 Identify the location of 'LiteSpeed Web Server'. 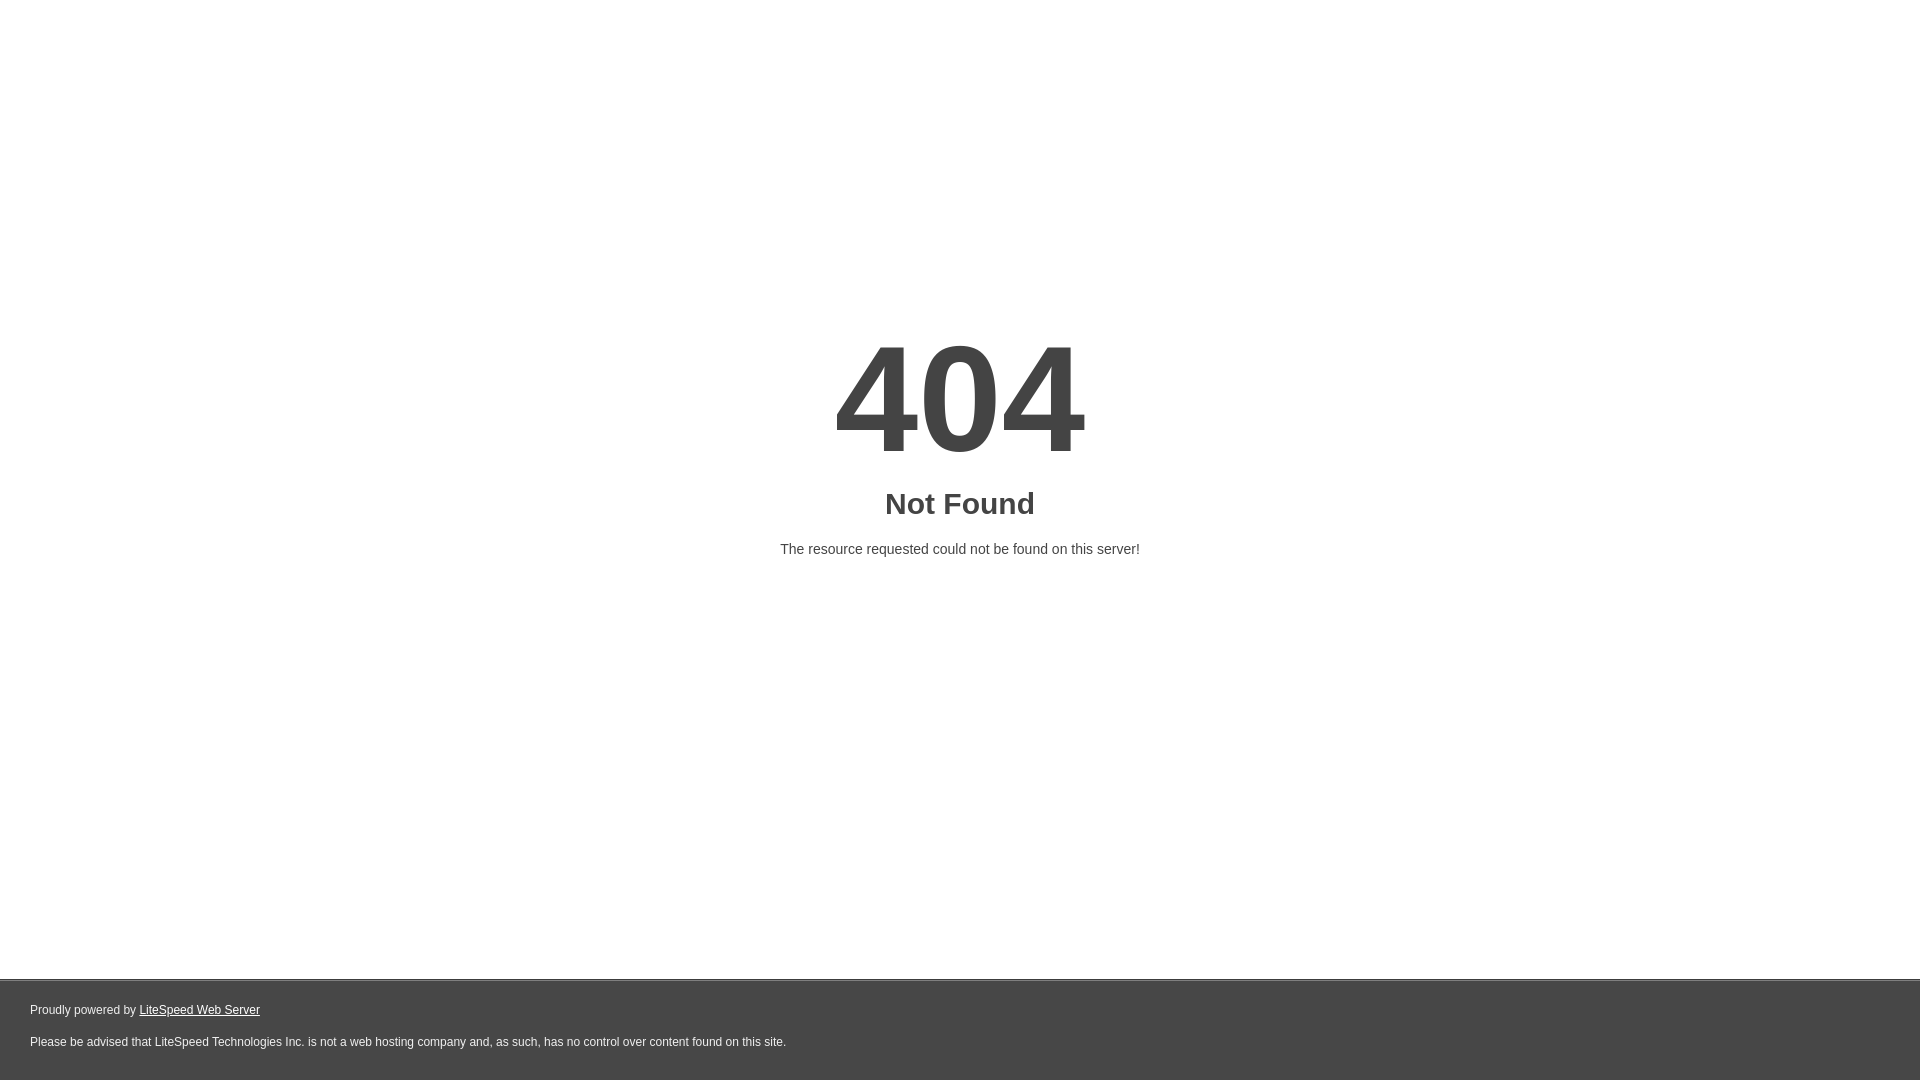
(199, 1010).